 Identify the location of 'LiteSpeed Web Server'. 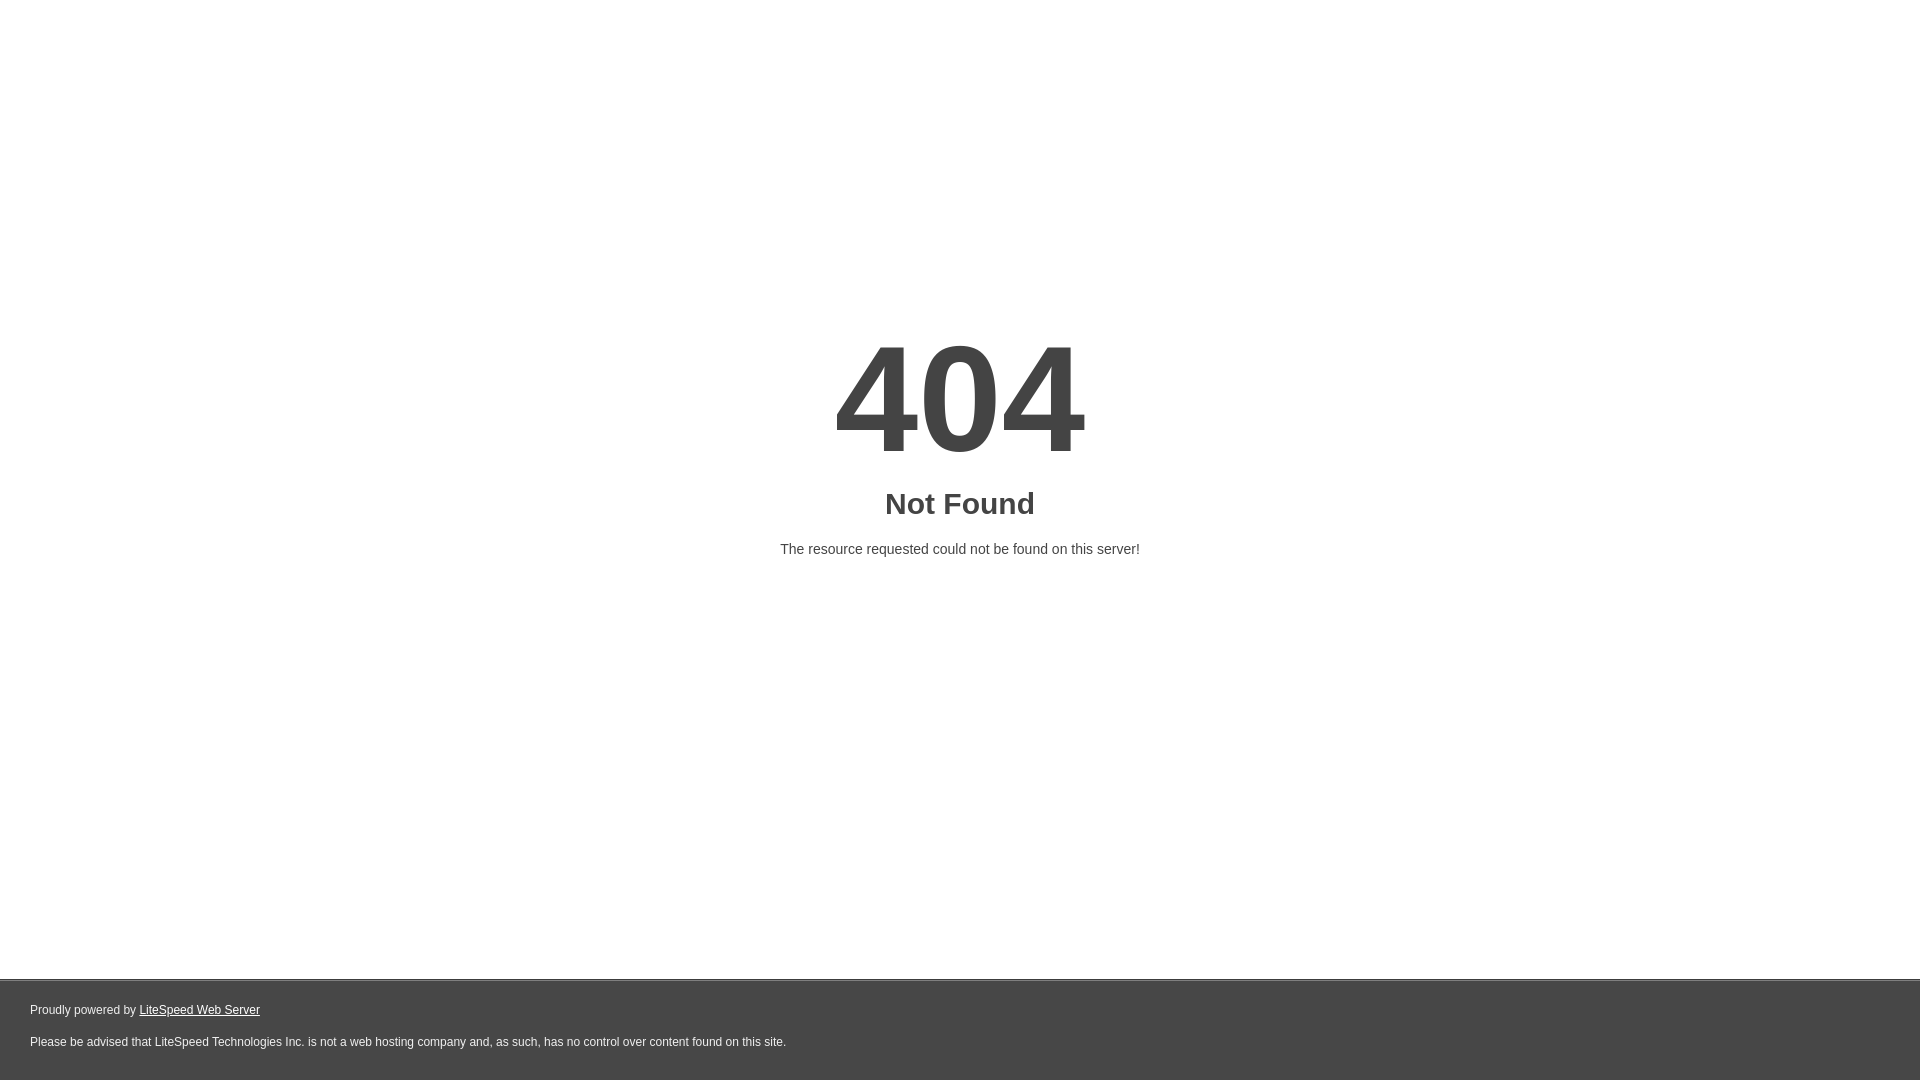
(199, 1010).